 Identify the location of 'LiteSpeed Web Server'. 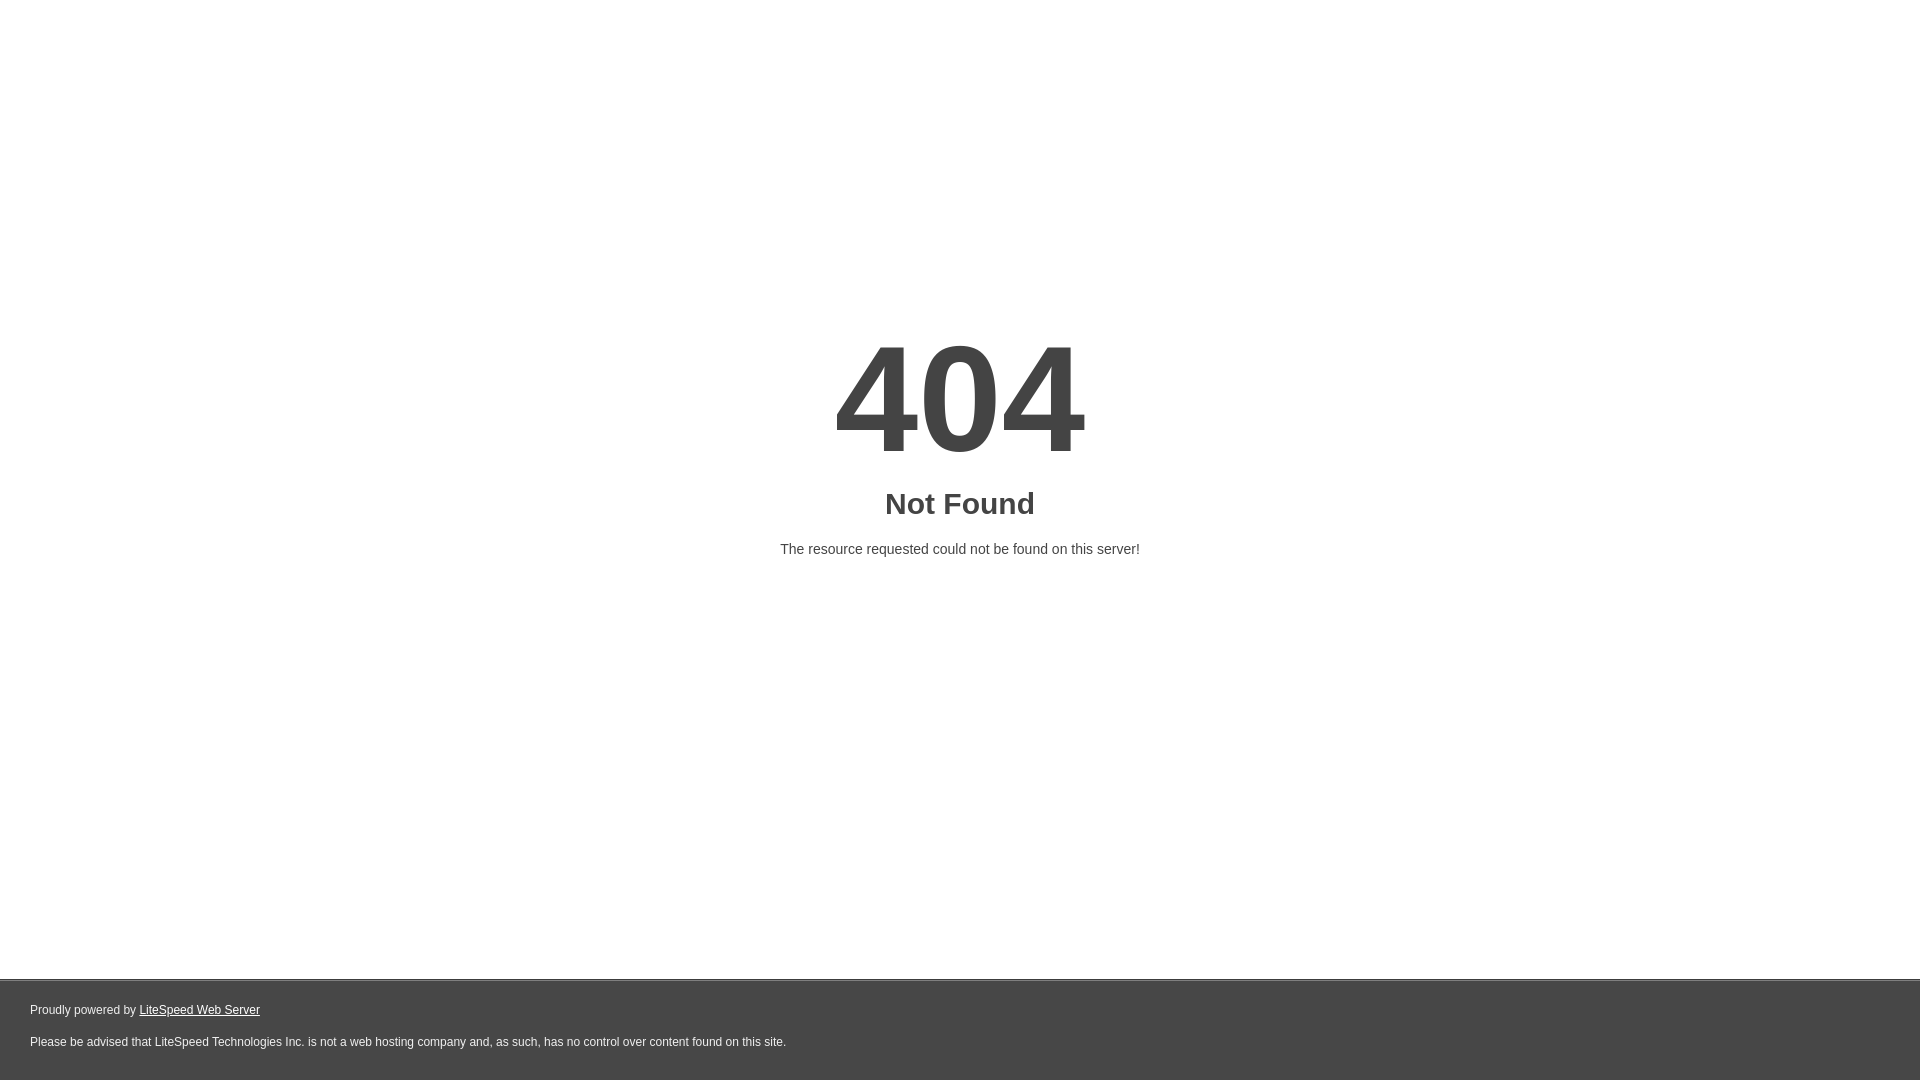
(199, 1010).